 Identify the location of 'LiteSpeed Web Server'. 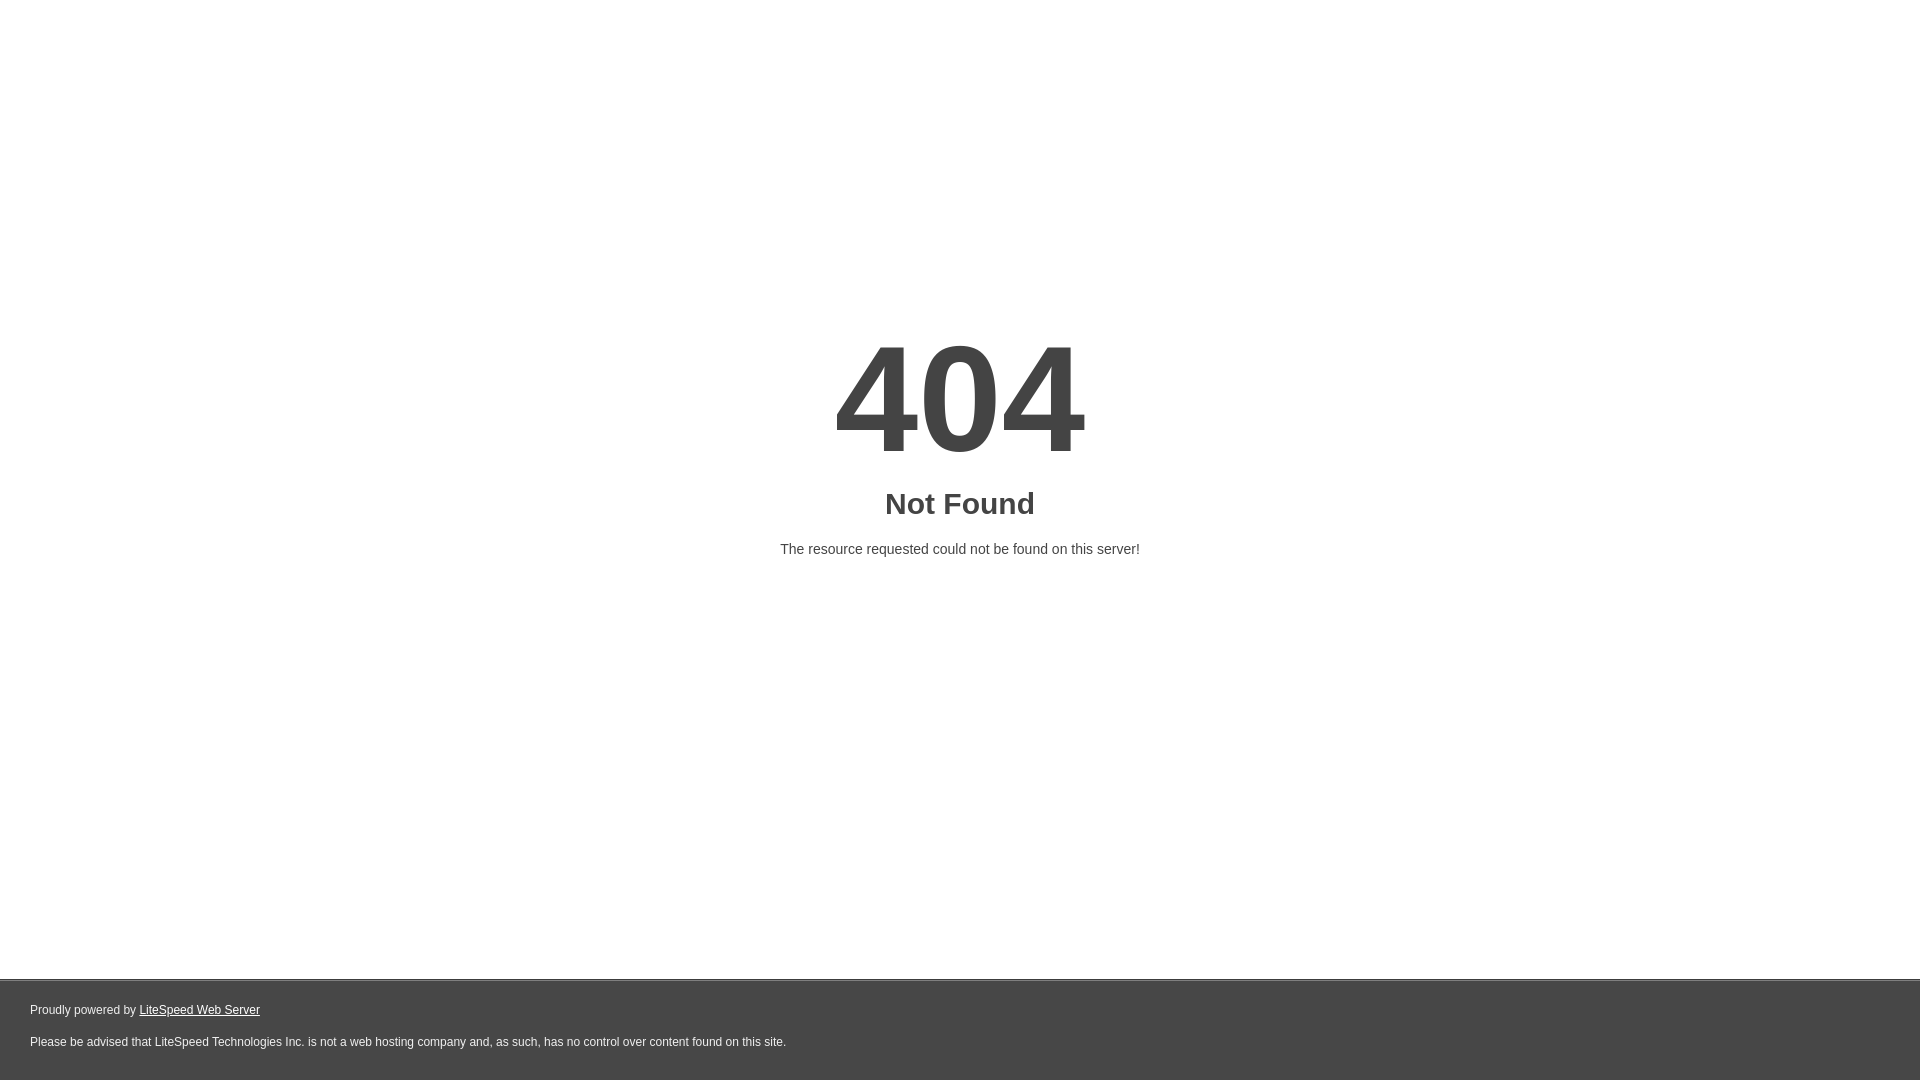
(199, 1010).